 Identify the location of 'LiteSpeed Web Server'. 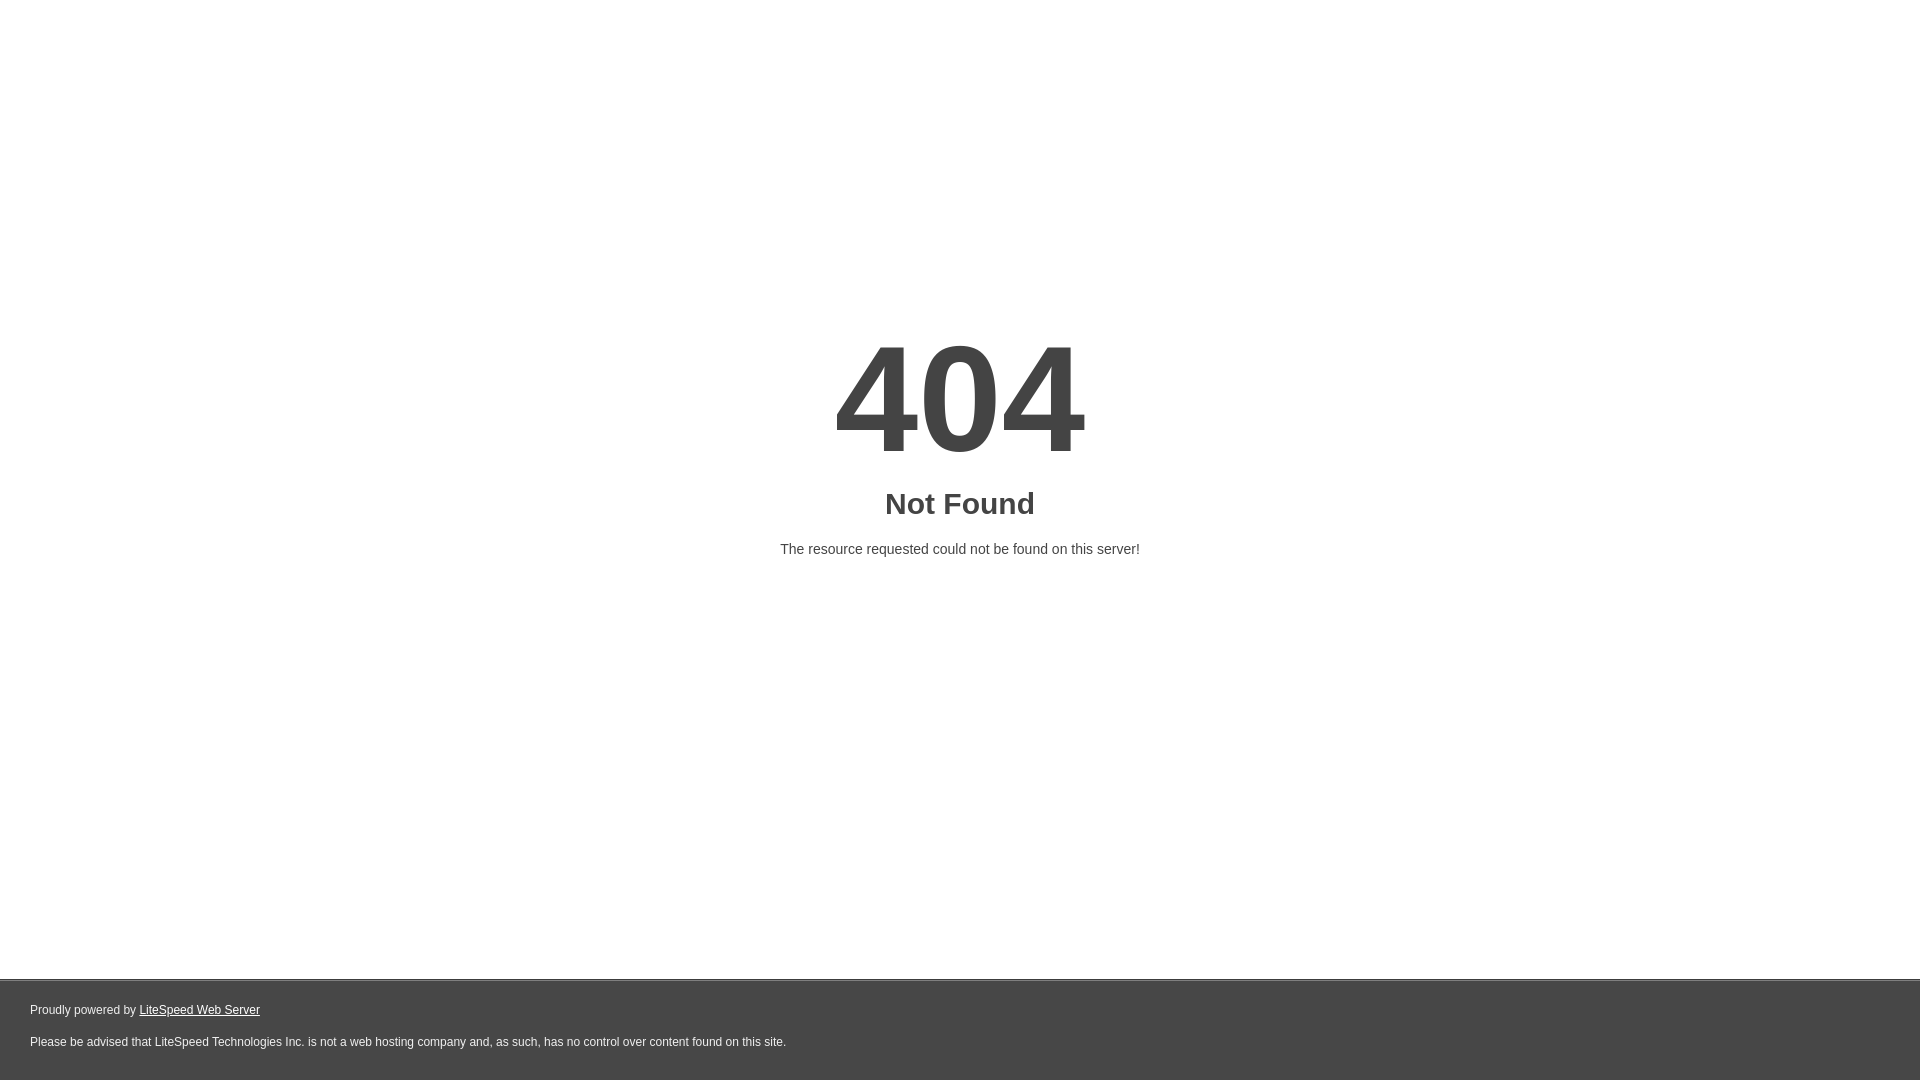
(199, 1010).